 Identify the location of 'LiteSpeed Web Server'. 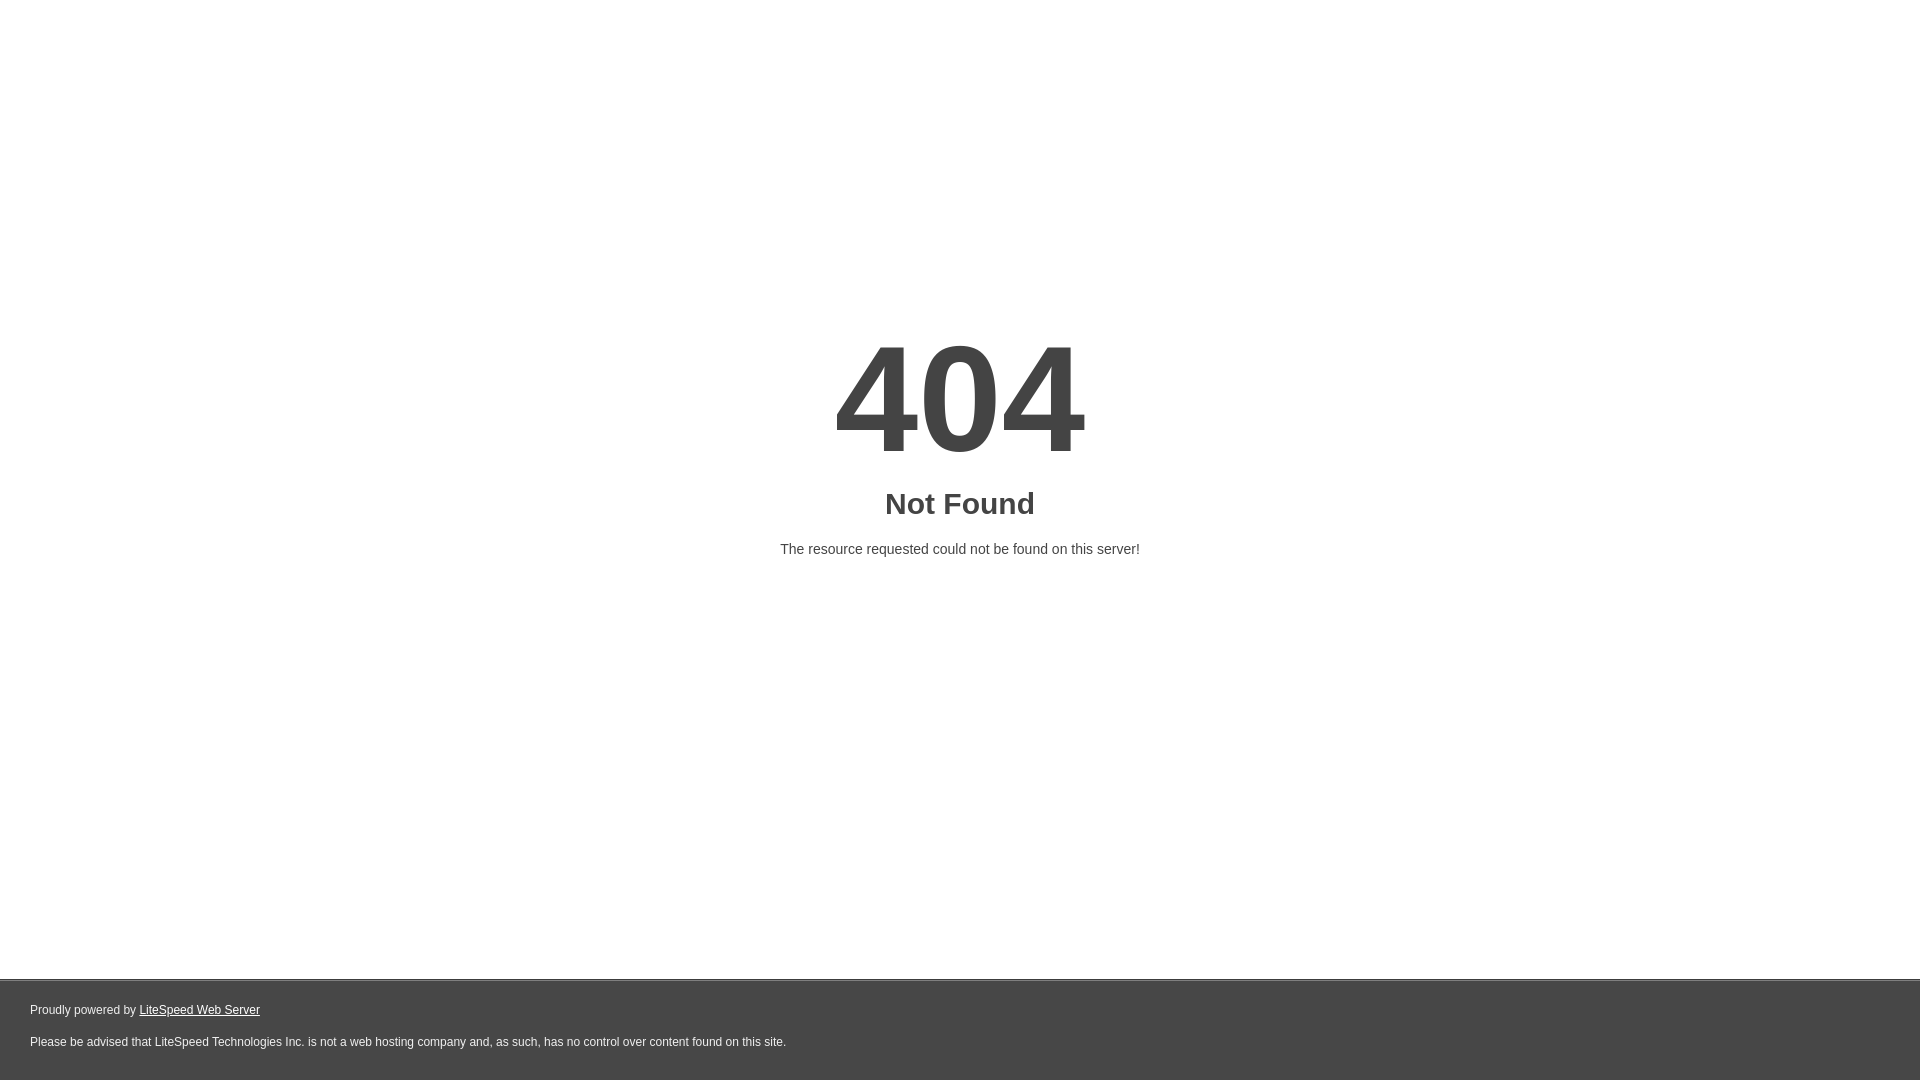
(199, 1010).